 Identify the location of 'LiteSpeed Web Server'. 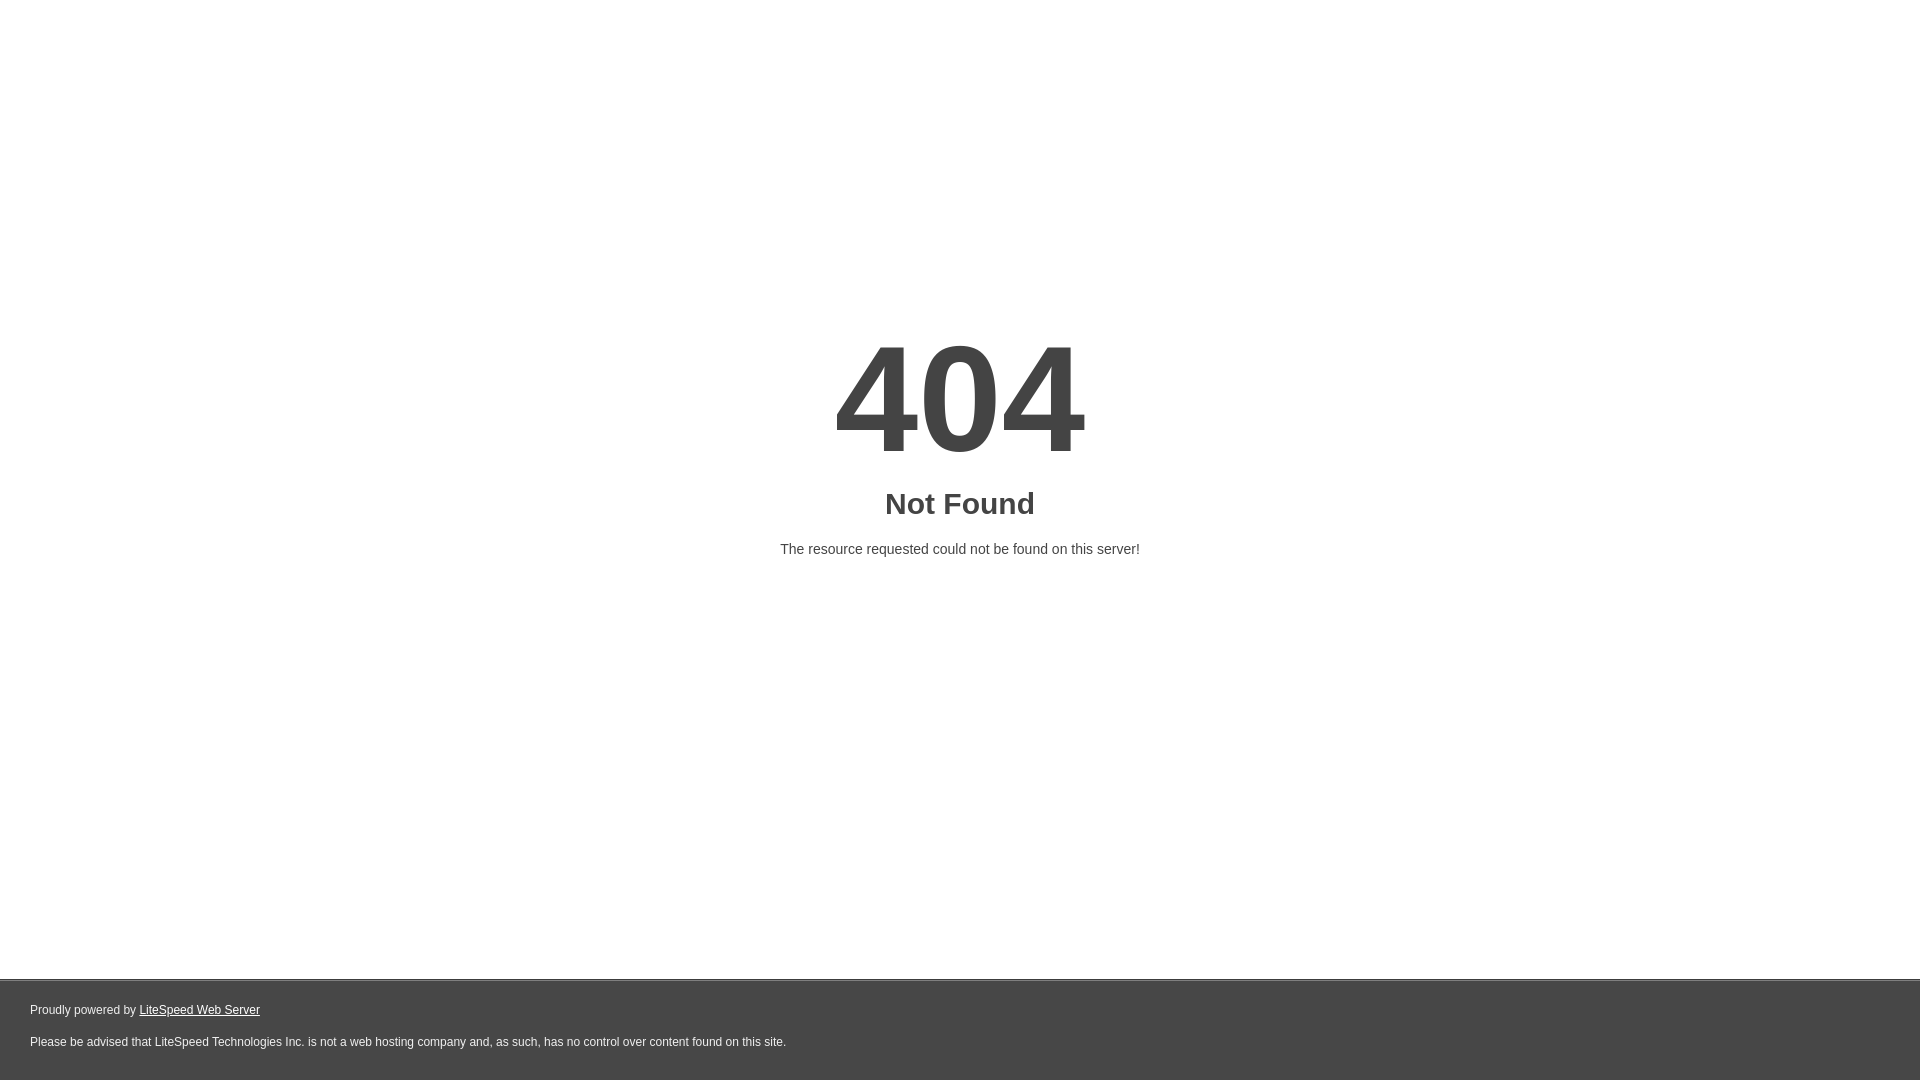
(199, 1010).